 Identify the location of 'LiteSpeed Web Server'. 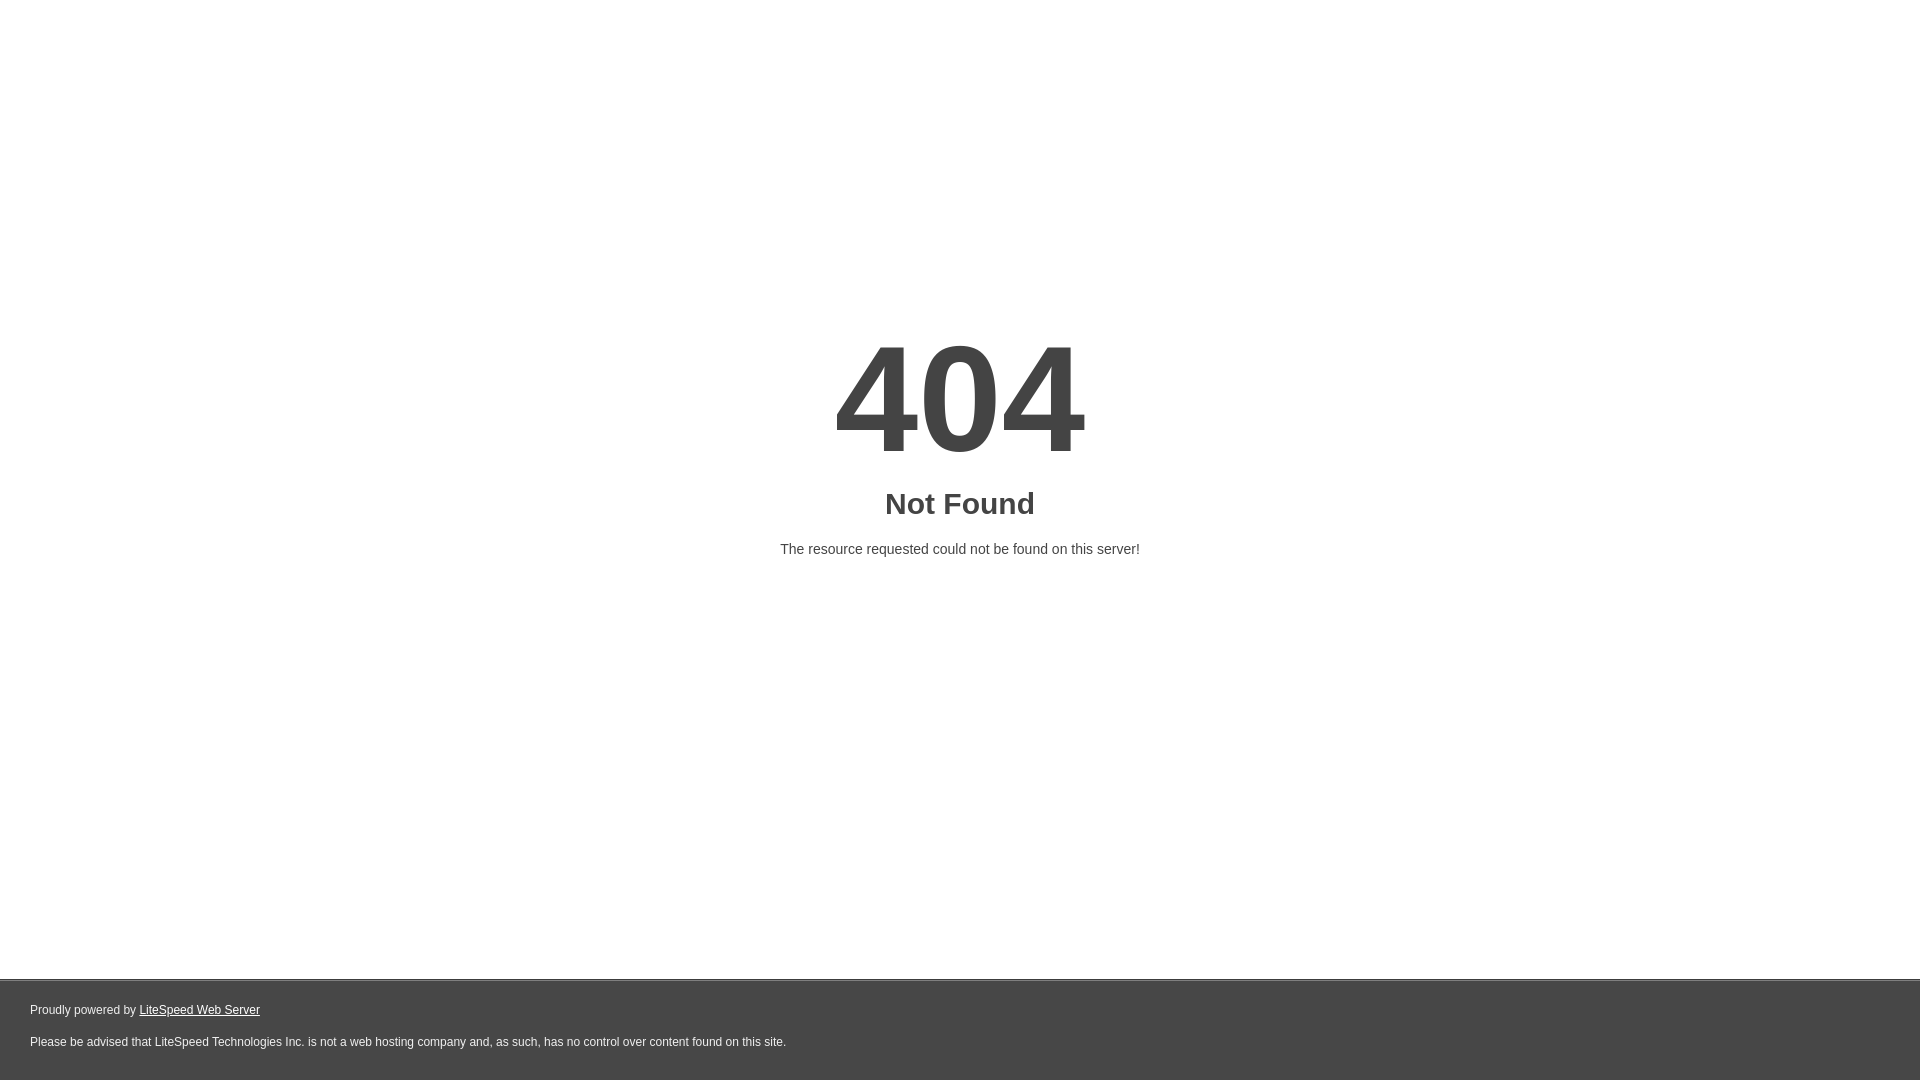
(199, 1010).